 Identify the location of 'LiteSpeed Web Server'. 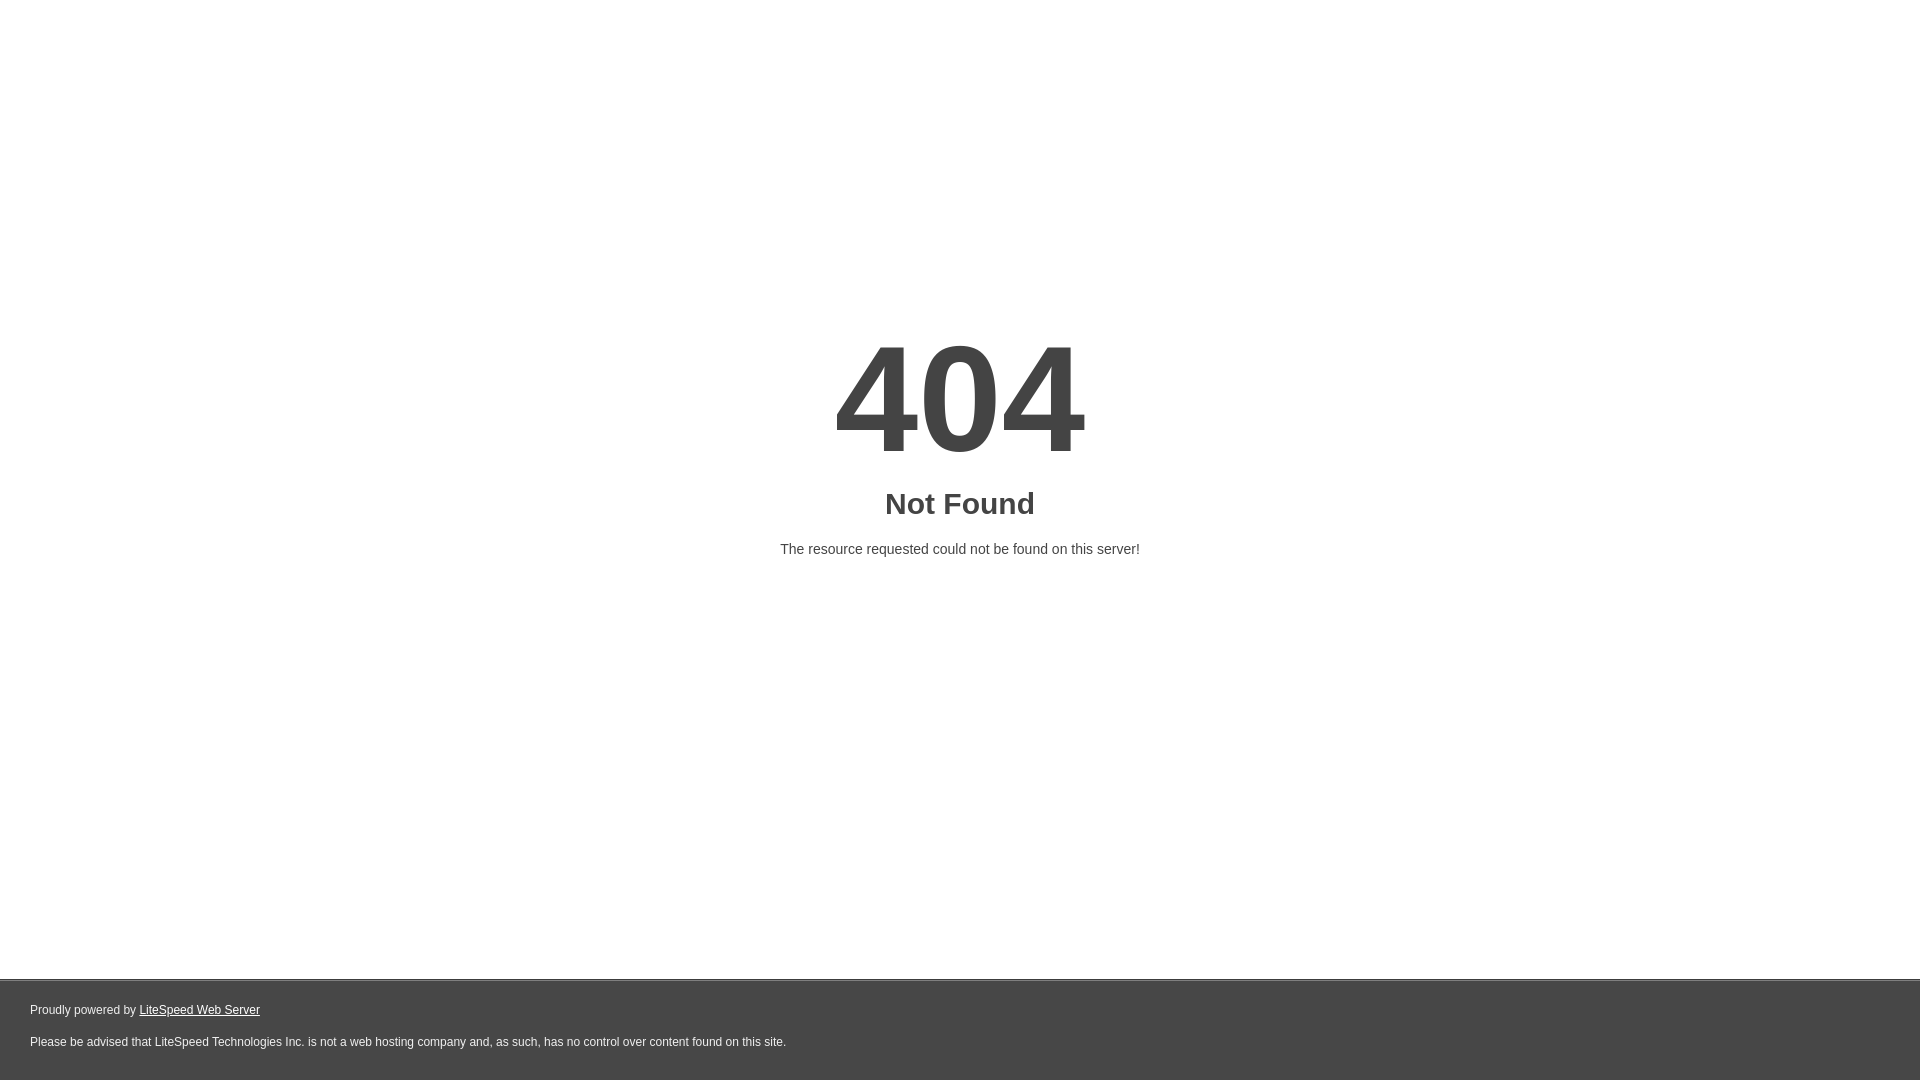
(199, 1010).